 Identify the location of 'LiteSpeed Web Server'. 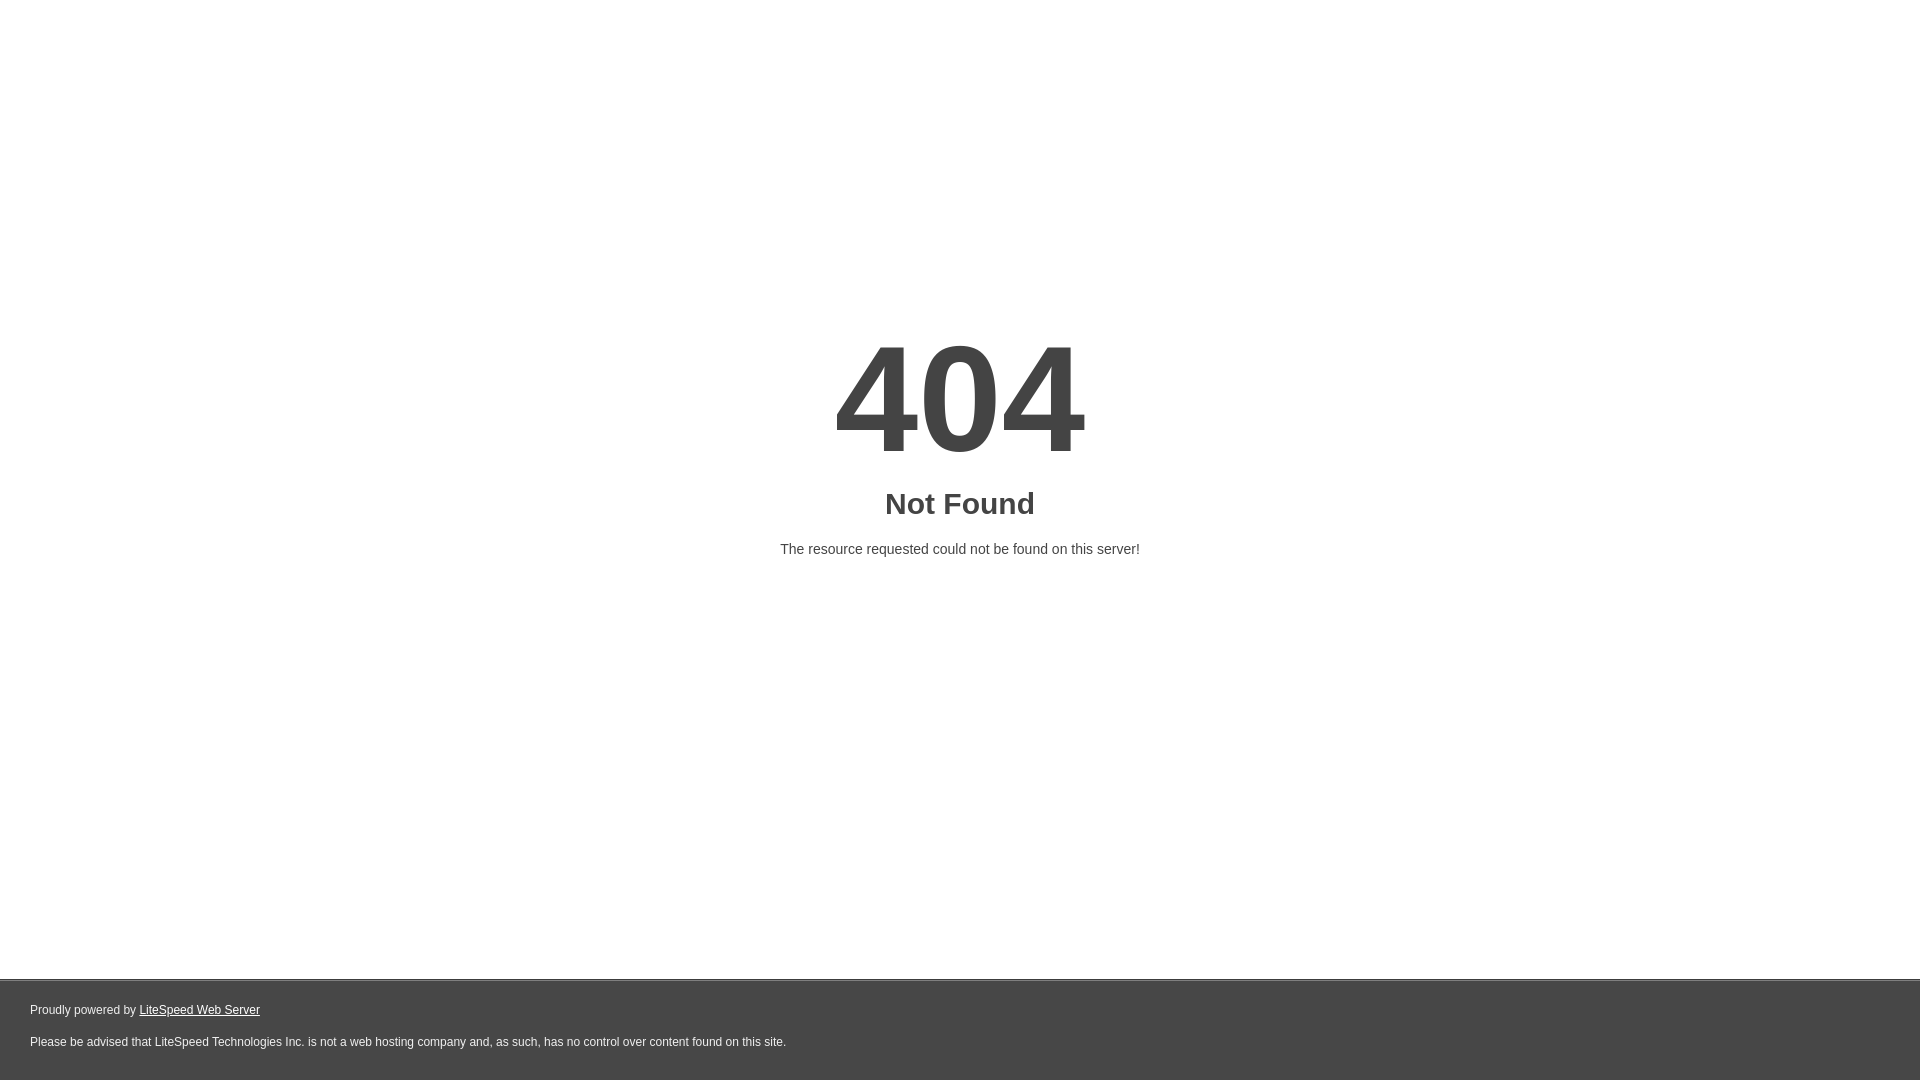
(199, 1010).